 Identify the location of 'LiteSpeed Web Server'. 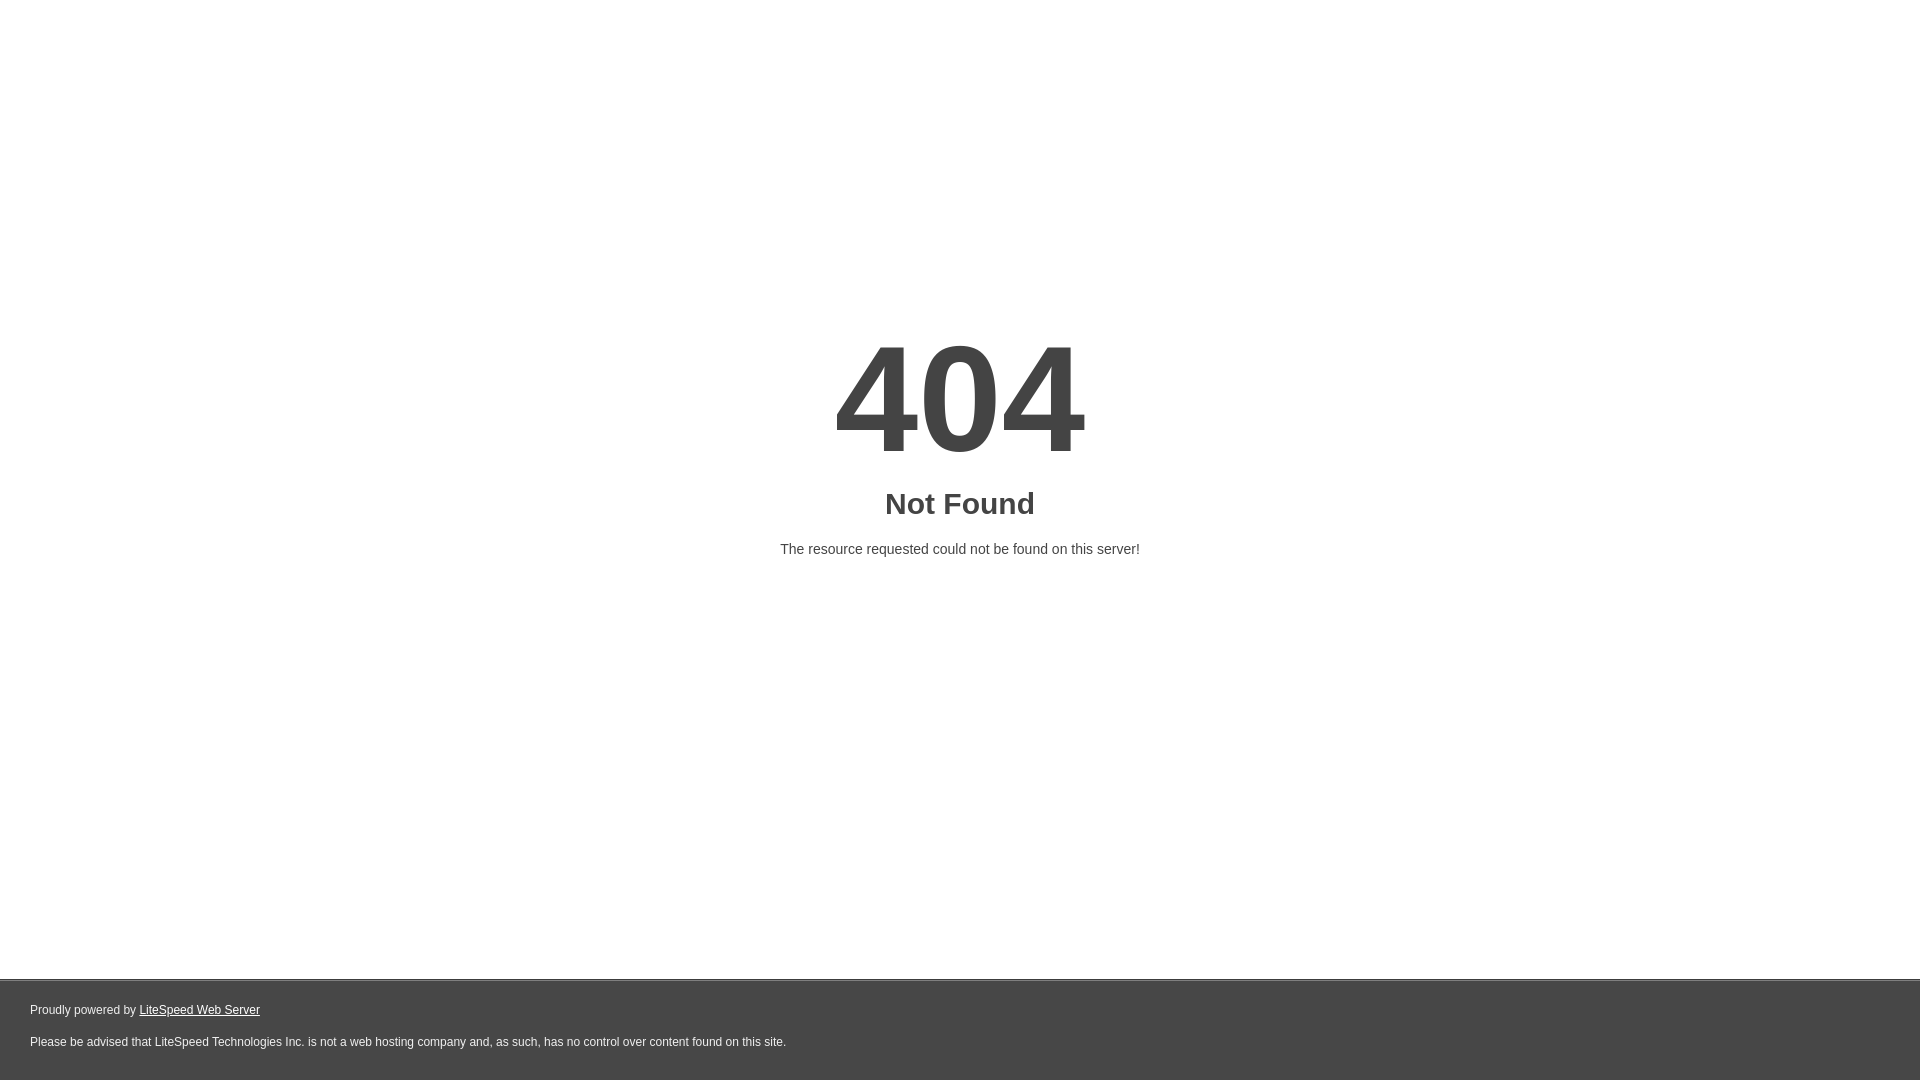
(199, 1010).